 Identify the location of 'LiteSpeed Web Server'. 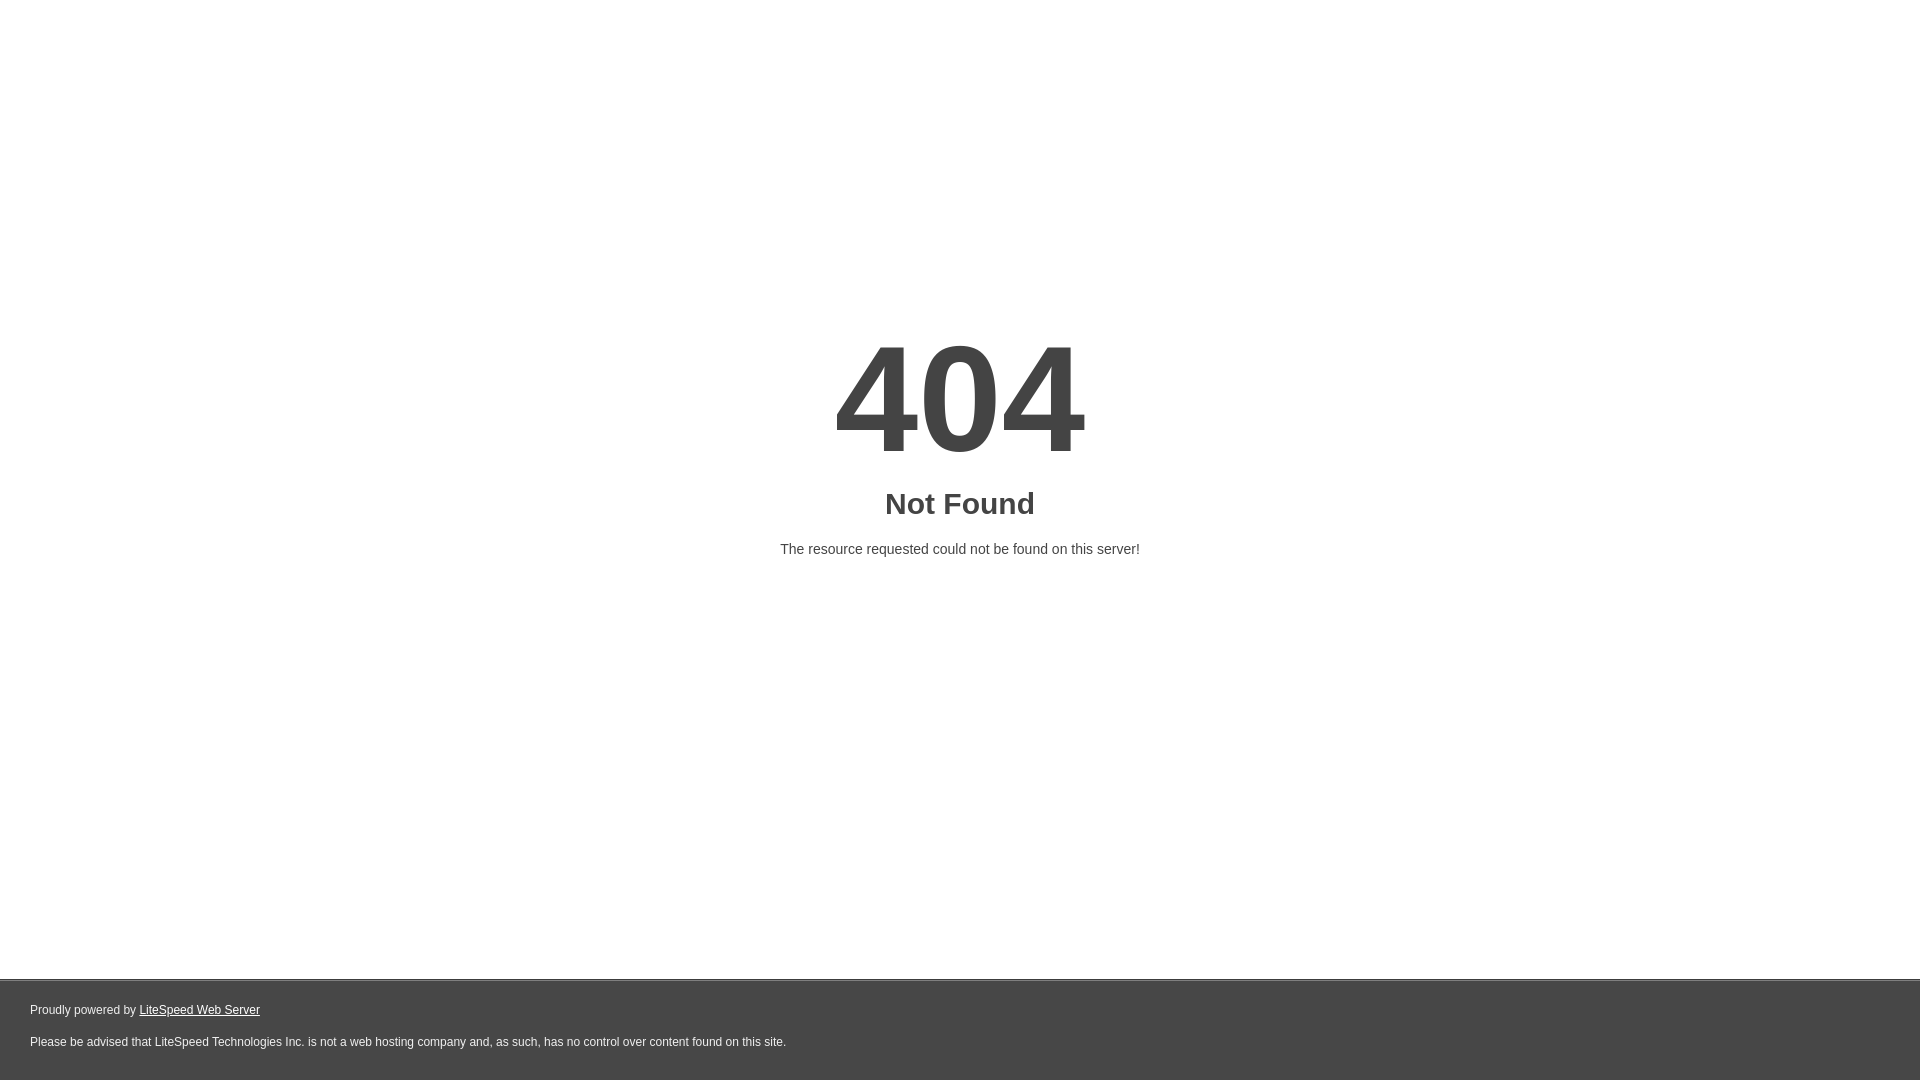
(199, 1010).